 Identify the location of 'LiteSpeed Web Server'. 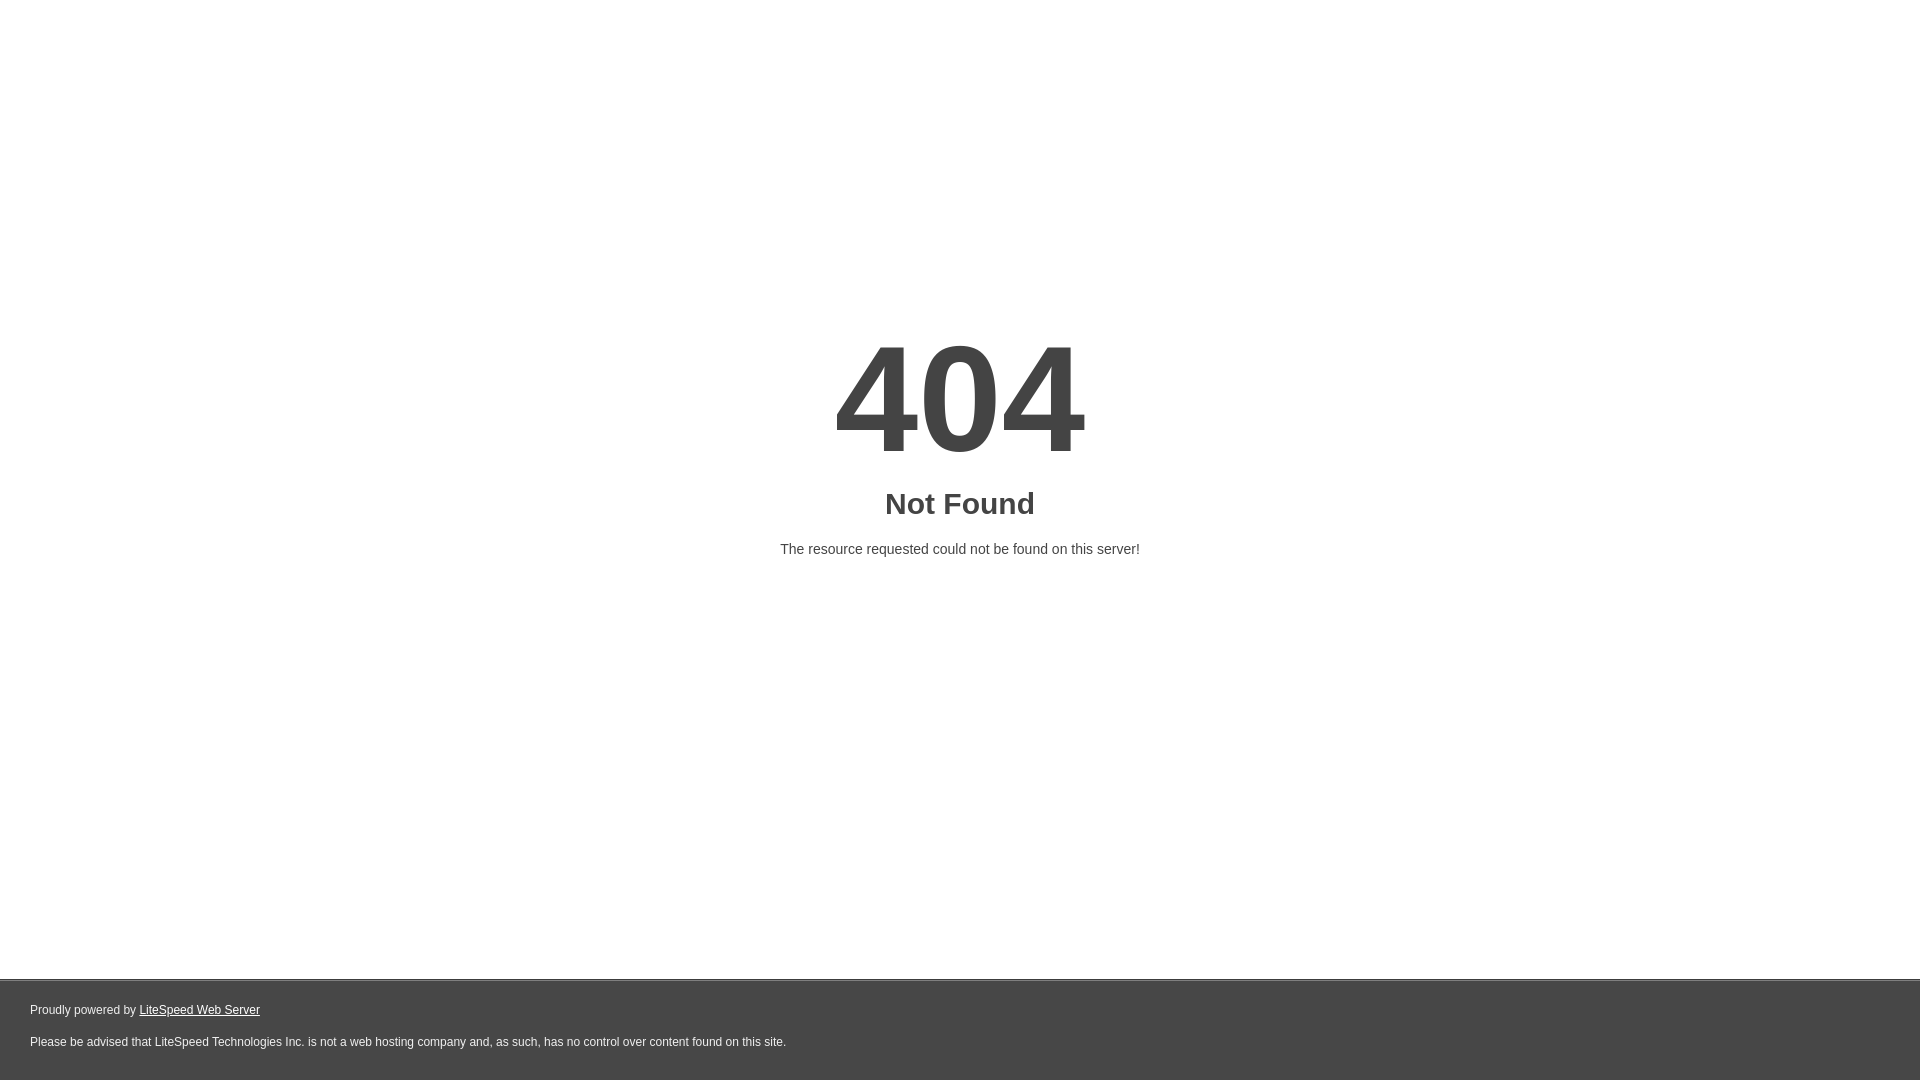
(199, 1010).